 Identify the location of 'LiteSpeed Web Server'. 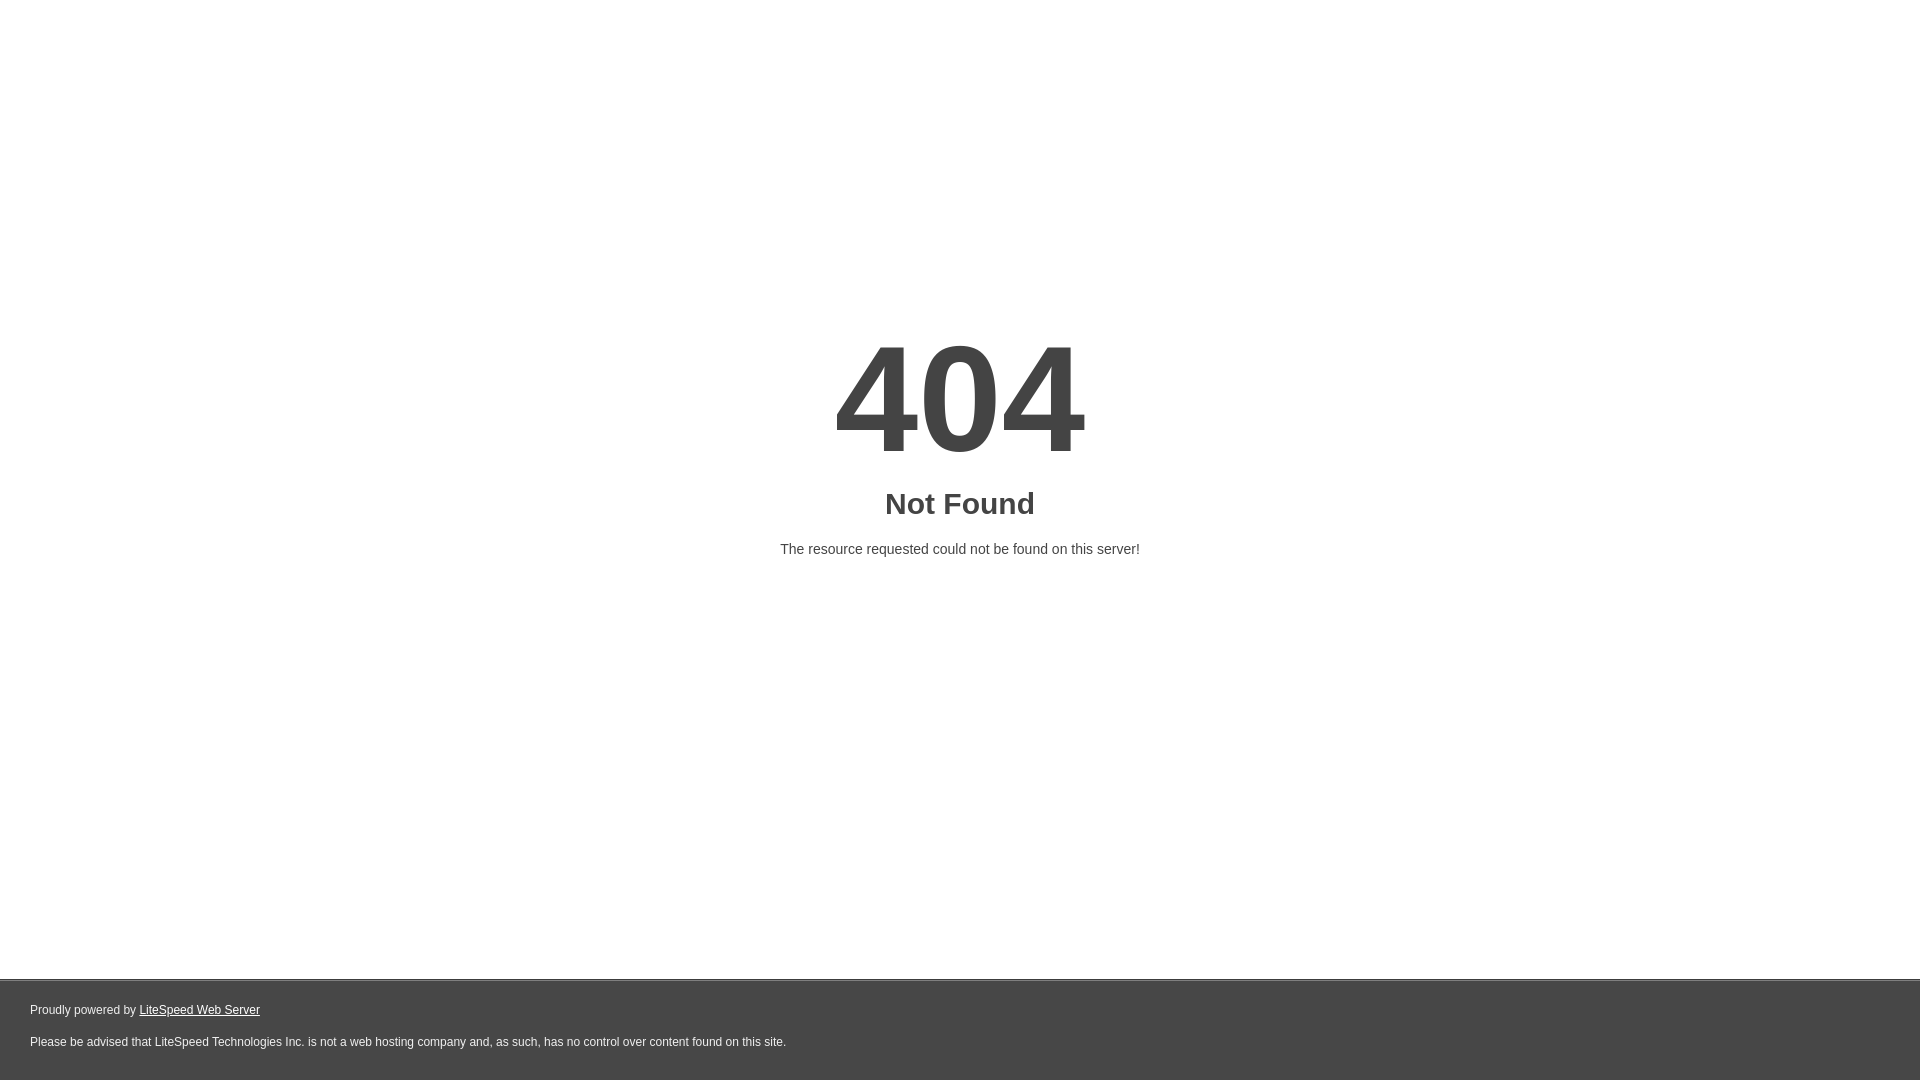
(199, 1010).